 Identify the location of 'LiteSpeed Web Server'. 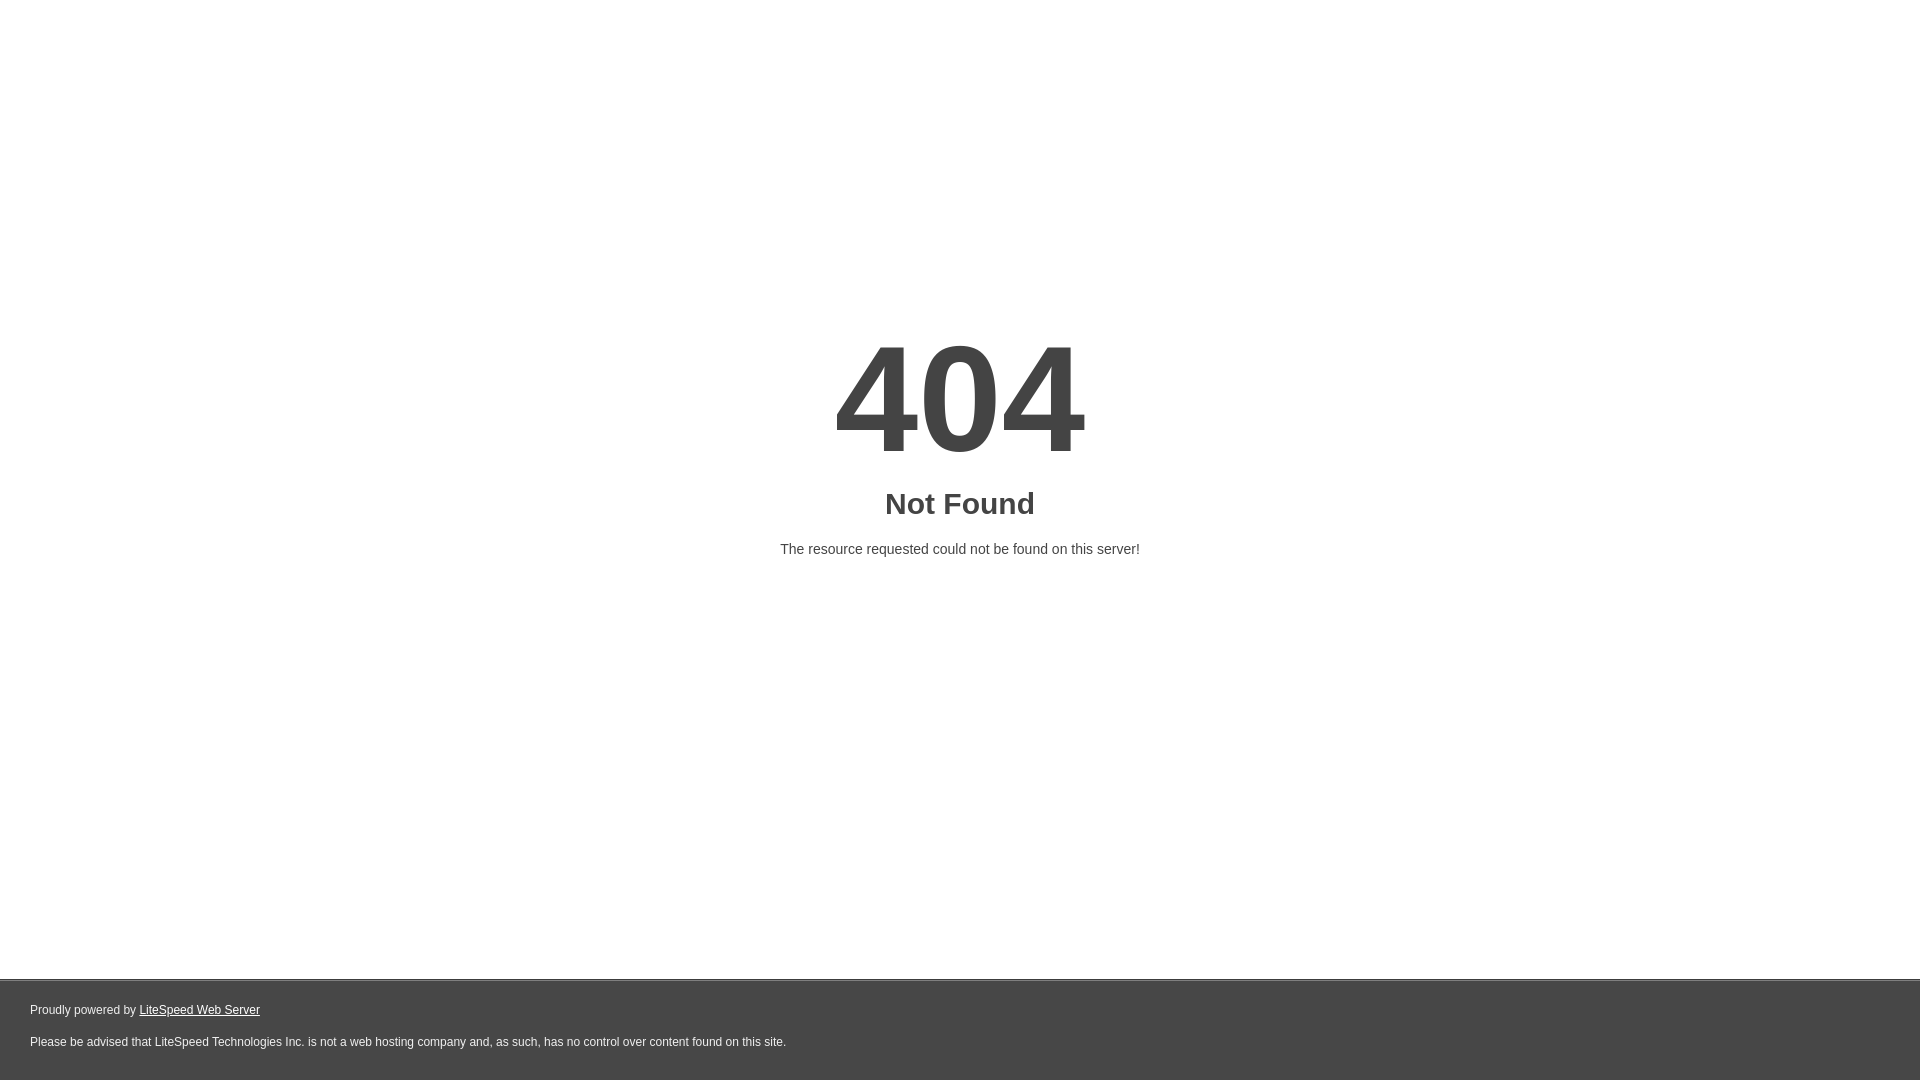
(199, 1010).